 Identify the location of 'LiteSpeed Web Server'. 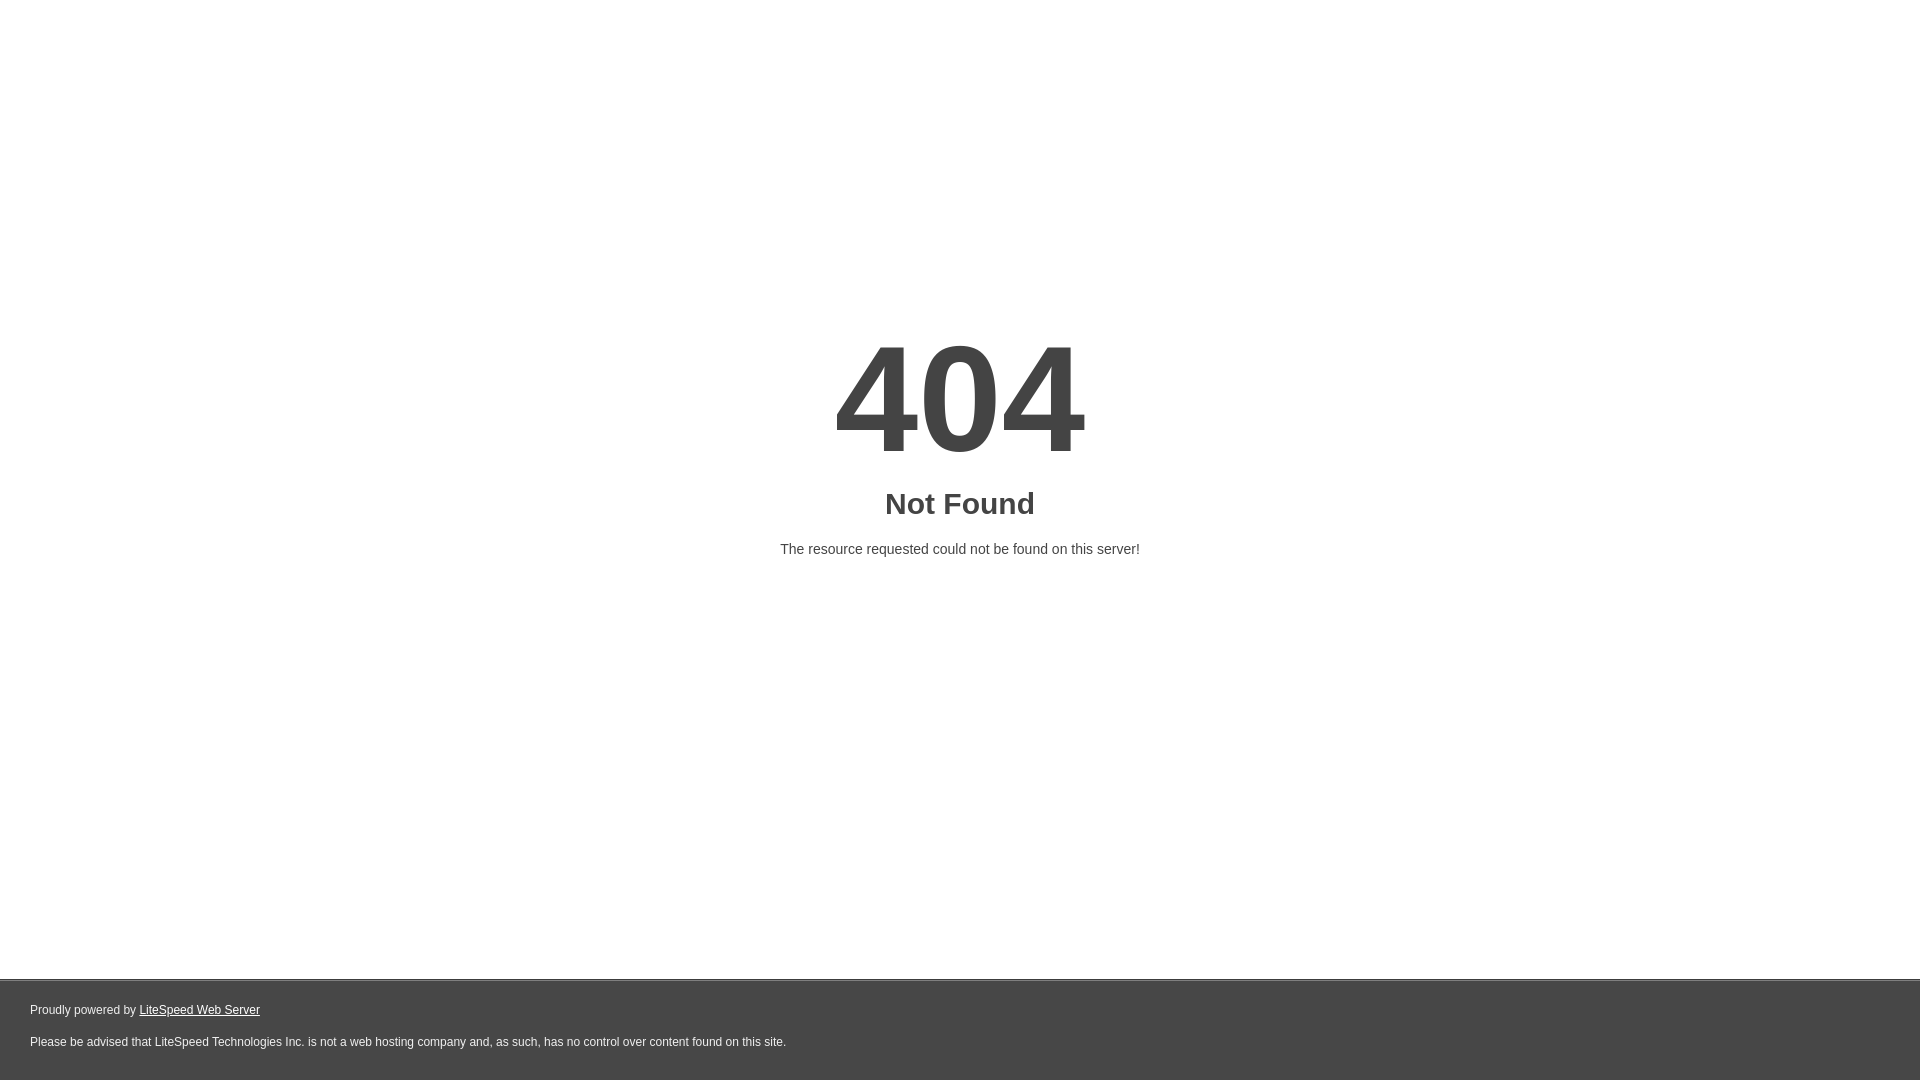
(199, 1010).